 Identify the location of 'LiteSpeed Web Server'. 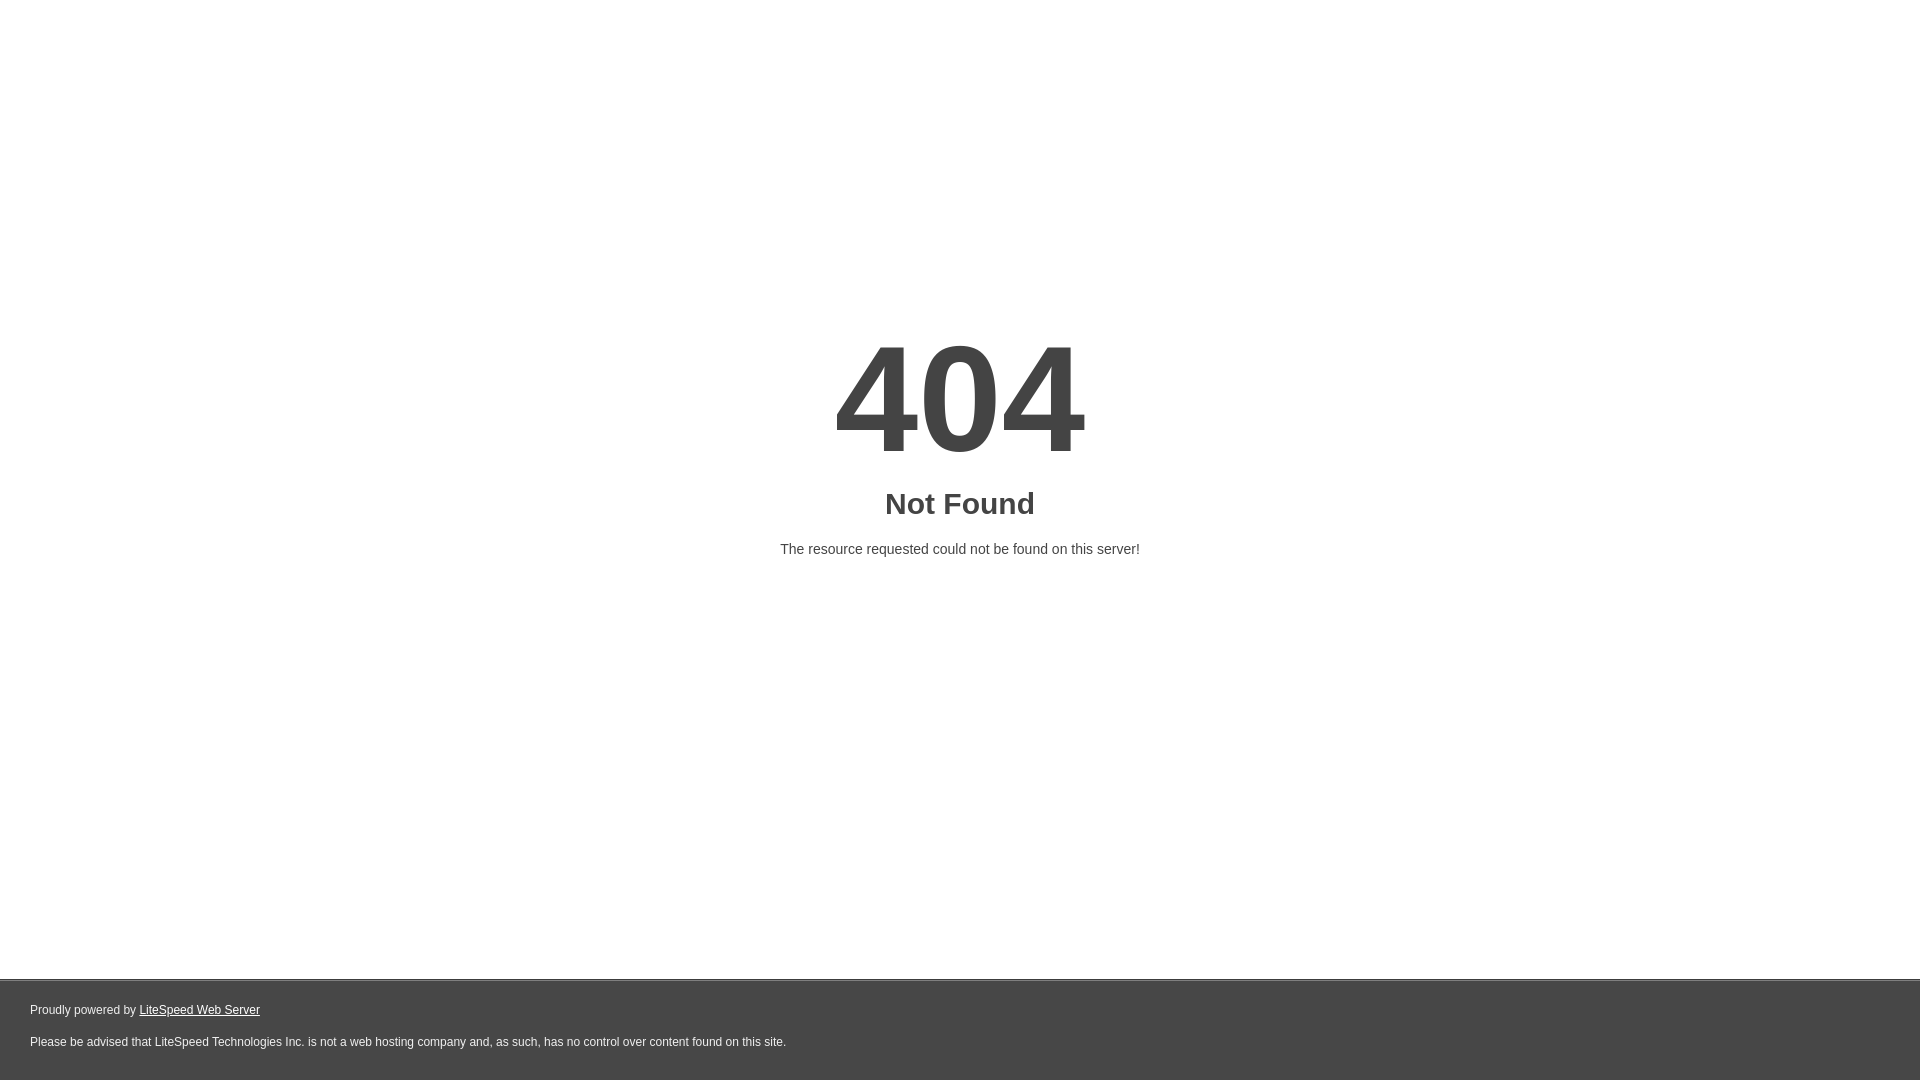
(199, 1010).